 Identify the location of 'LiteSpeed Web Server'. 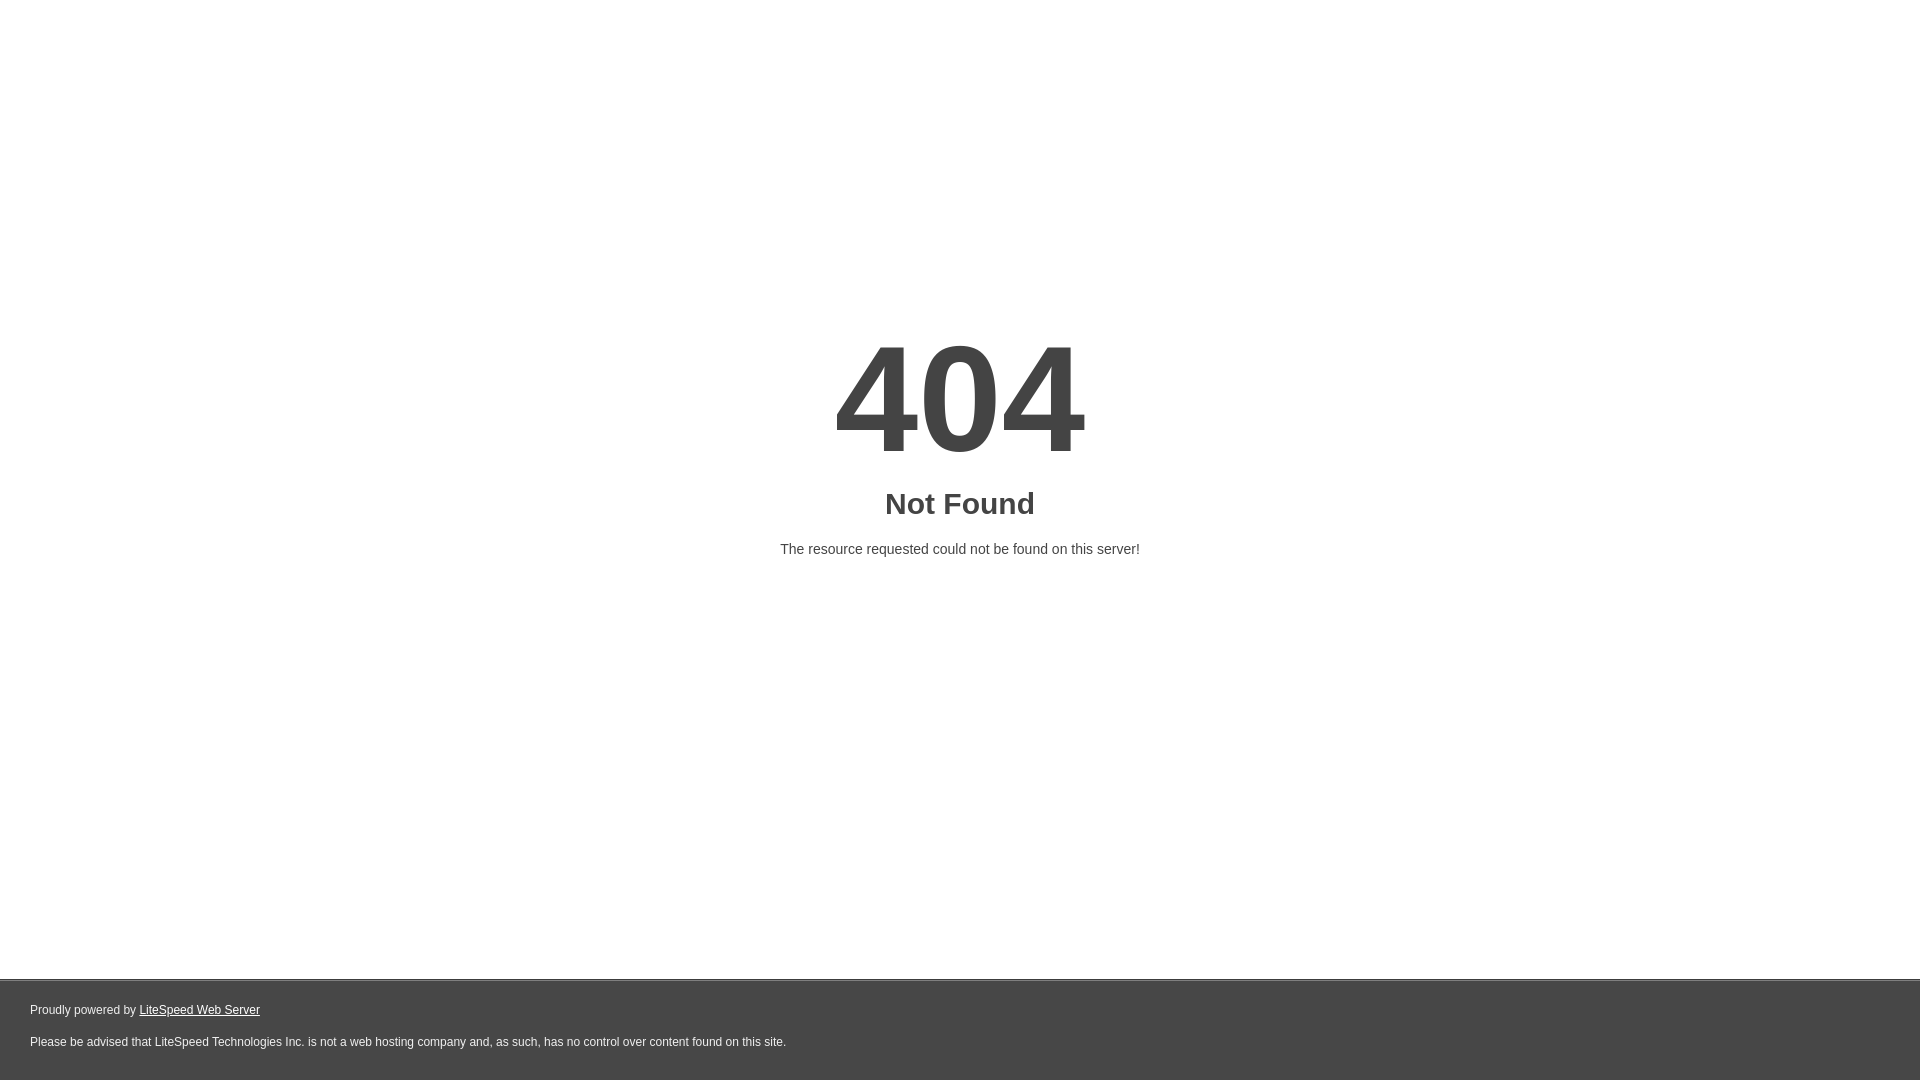
(199, 1010).